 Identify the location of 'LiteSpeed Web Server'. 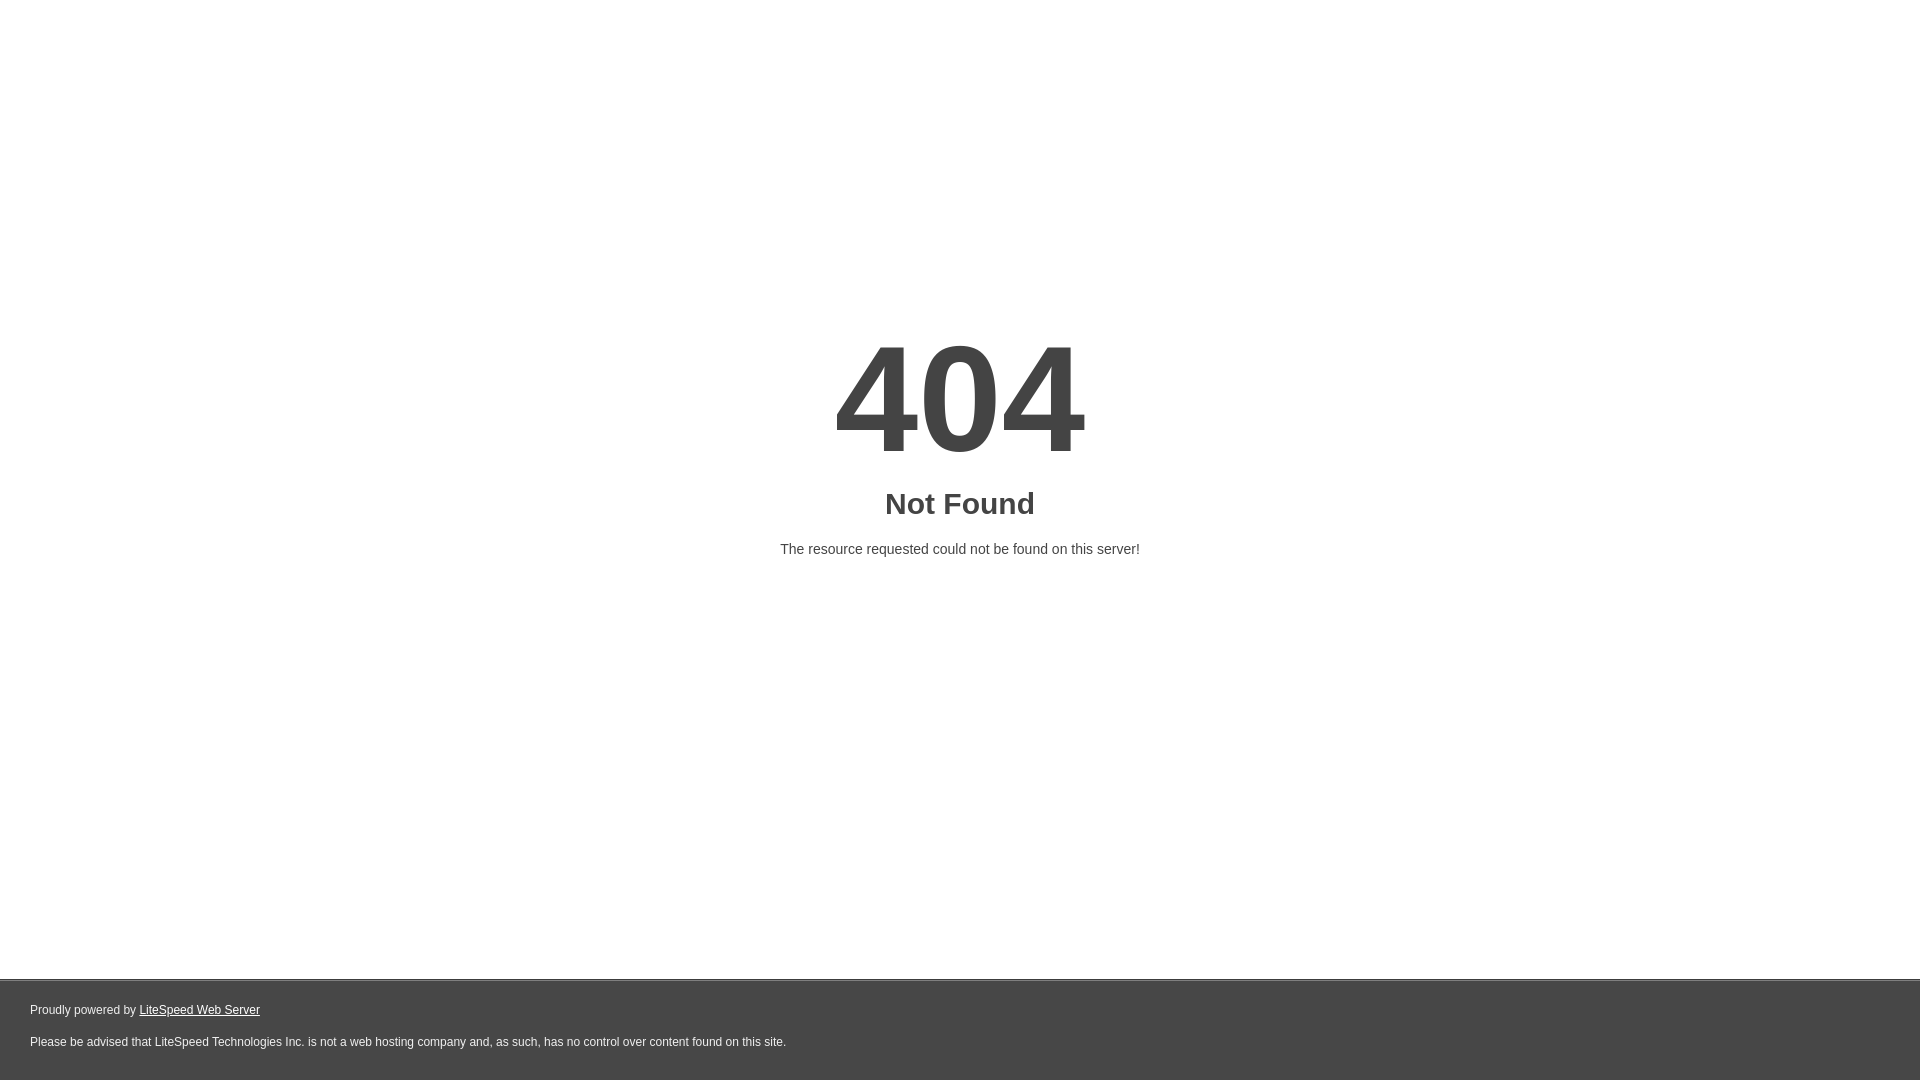
(199, 1010).